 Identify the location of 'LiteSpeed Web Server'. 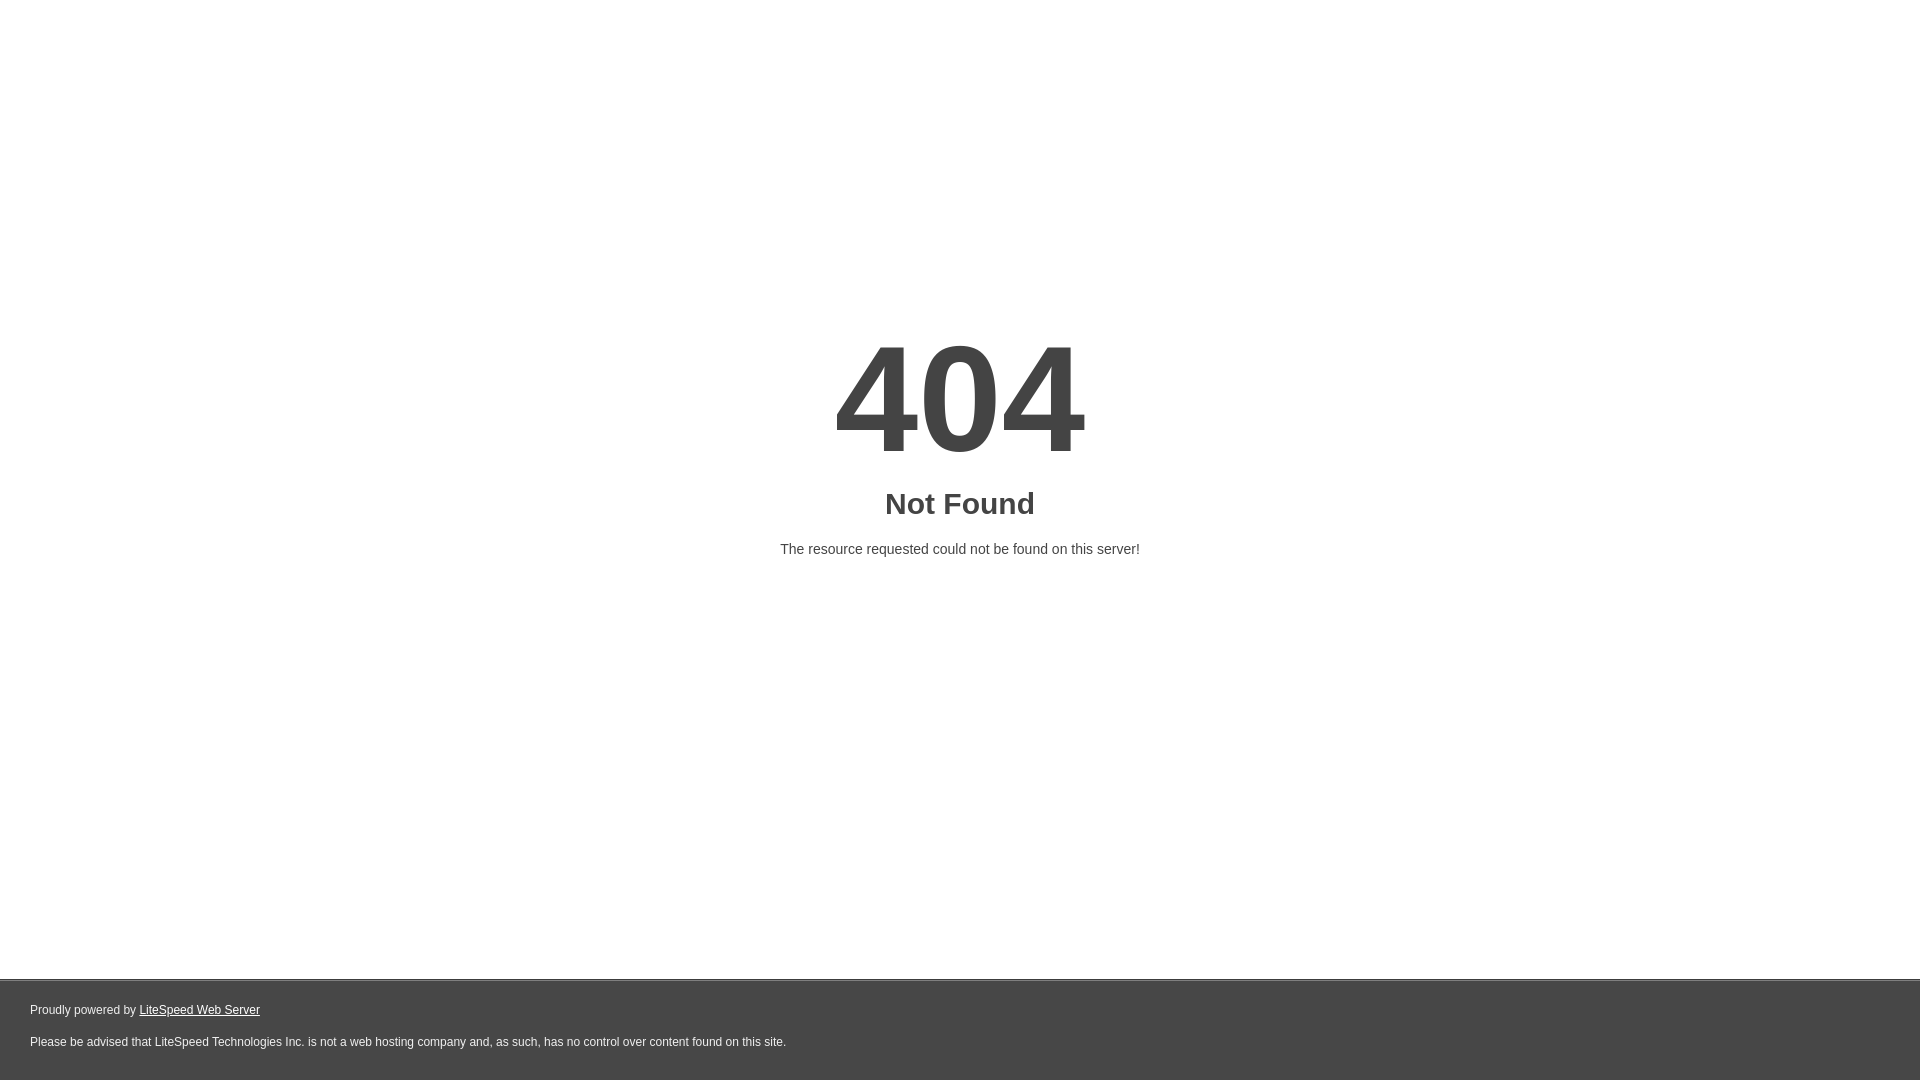
(199, 1010).